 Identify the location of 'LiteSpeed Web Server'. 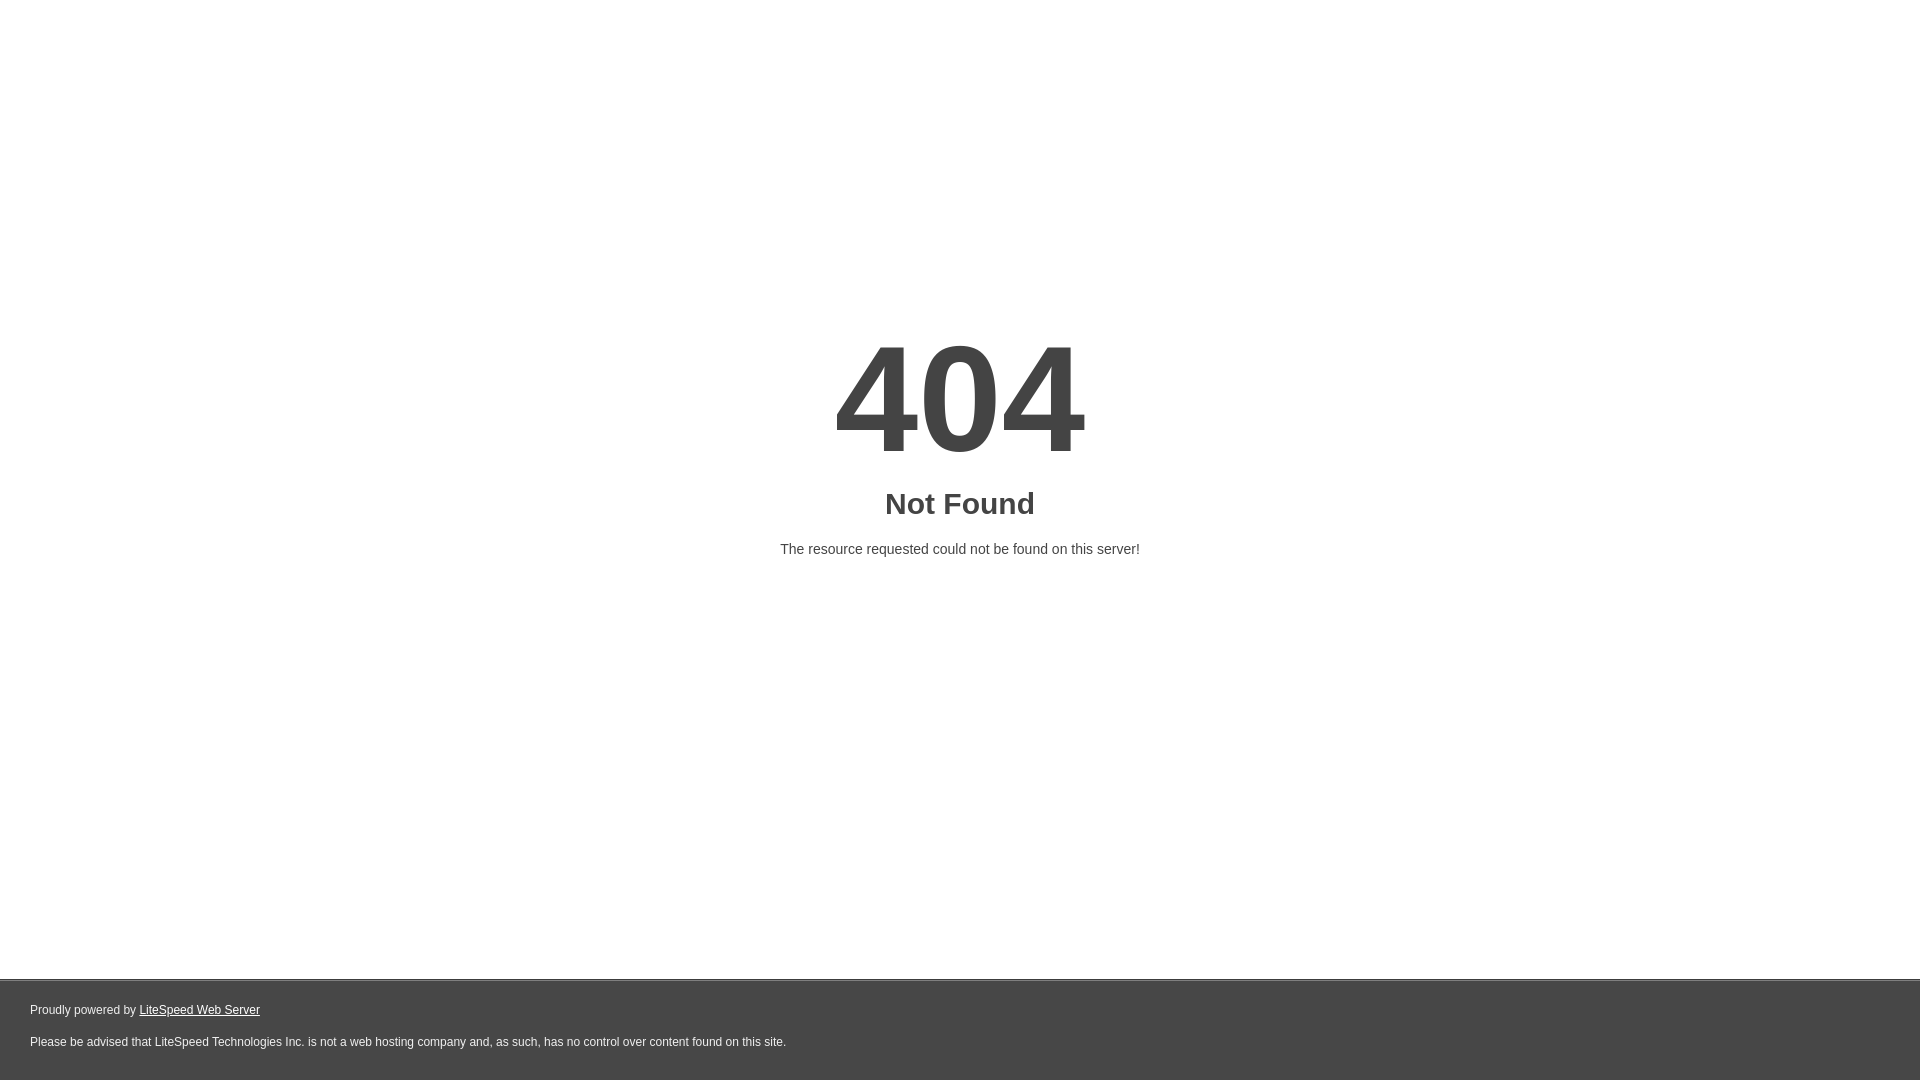
(199, 1010).